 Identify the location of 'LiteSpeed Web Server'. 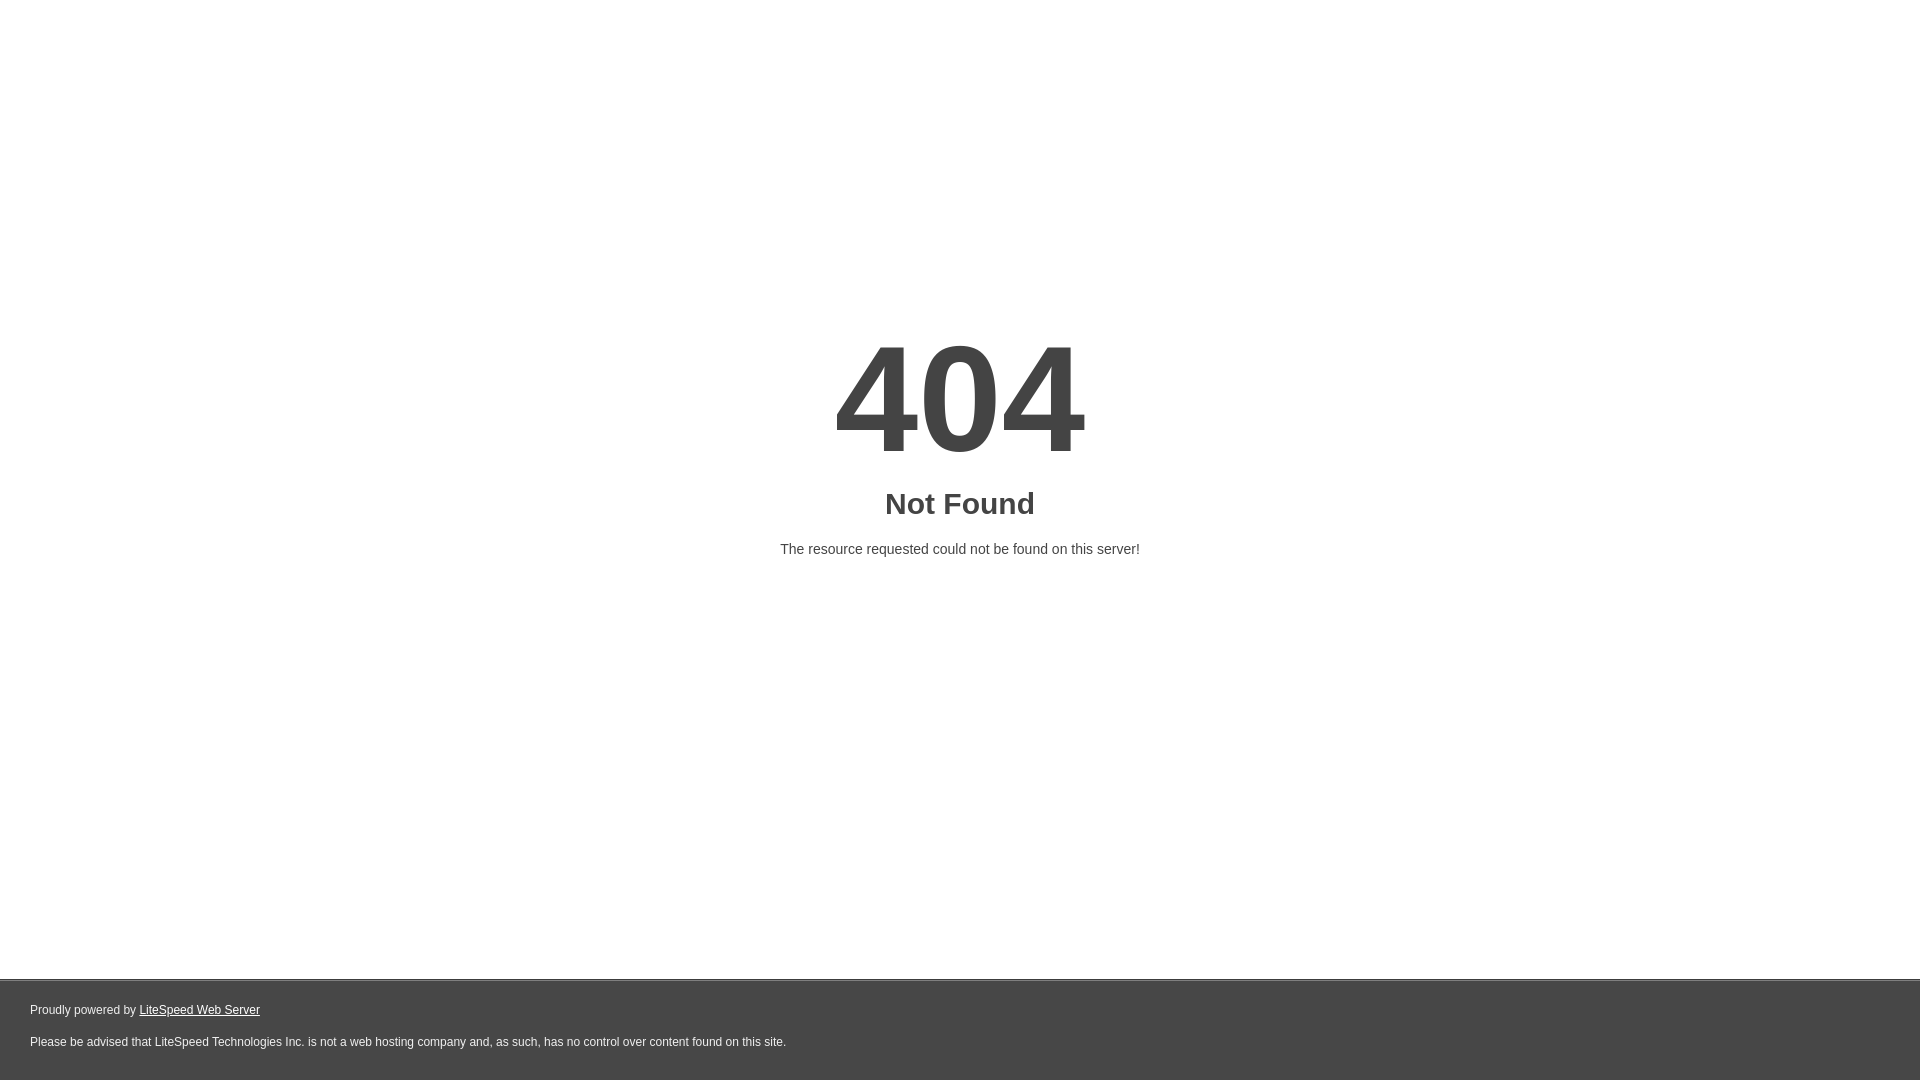
(199, 1010).